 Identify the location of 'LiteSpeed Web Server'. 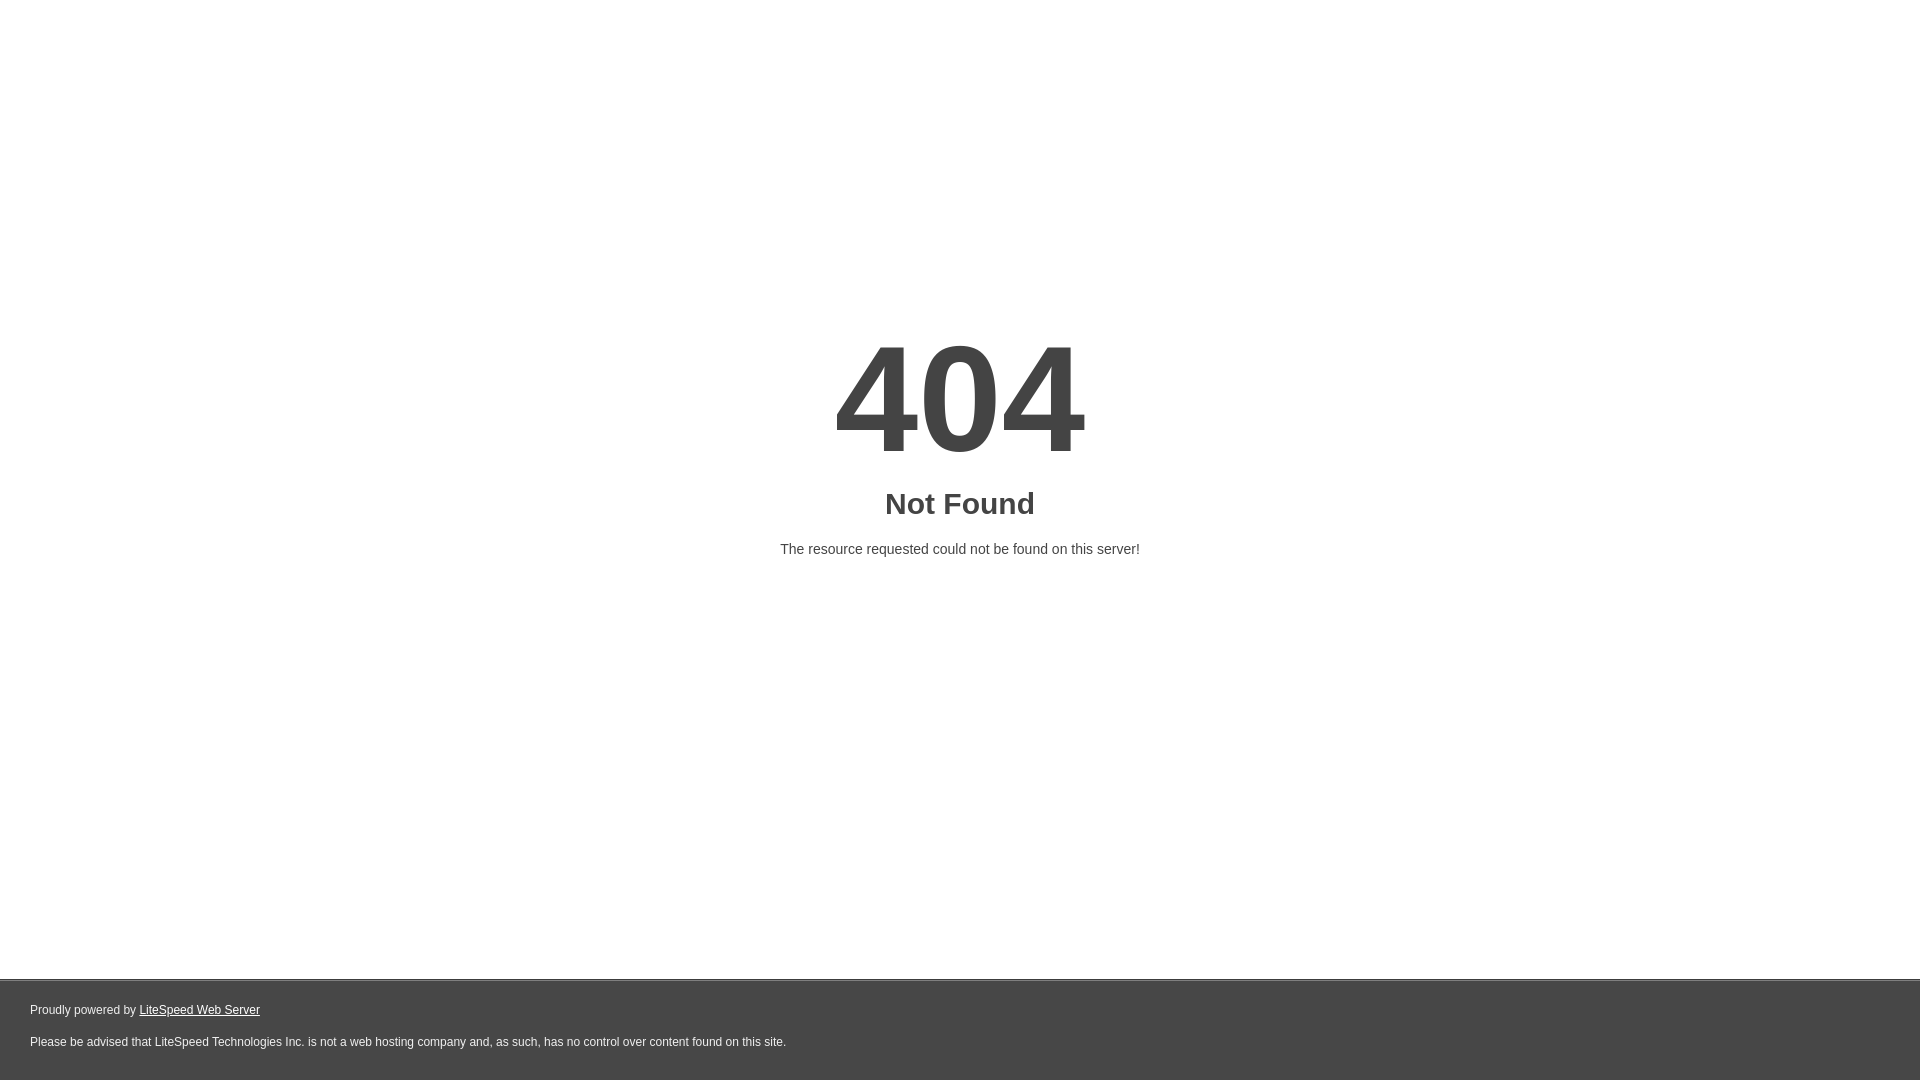
(199, 1010).